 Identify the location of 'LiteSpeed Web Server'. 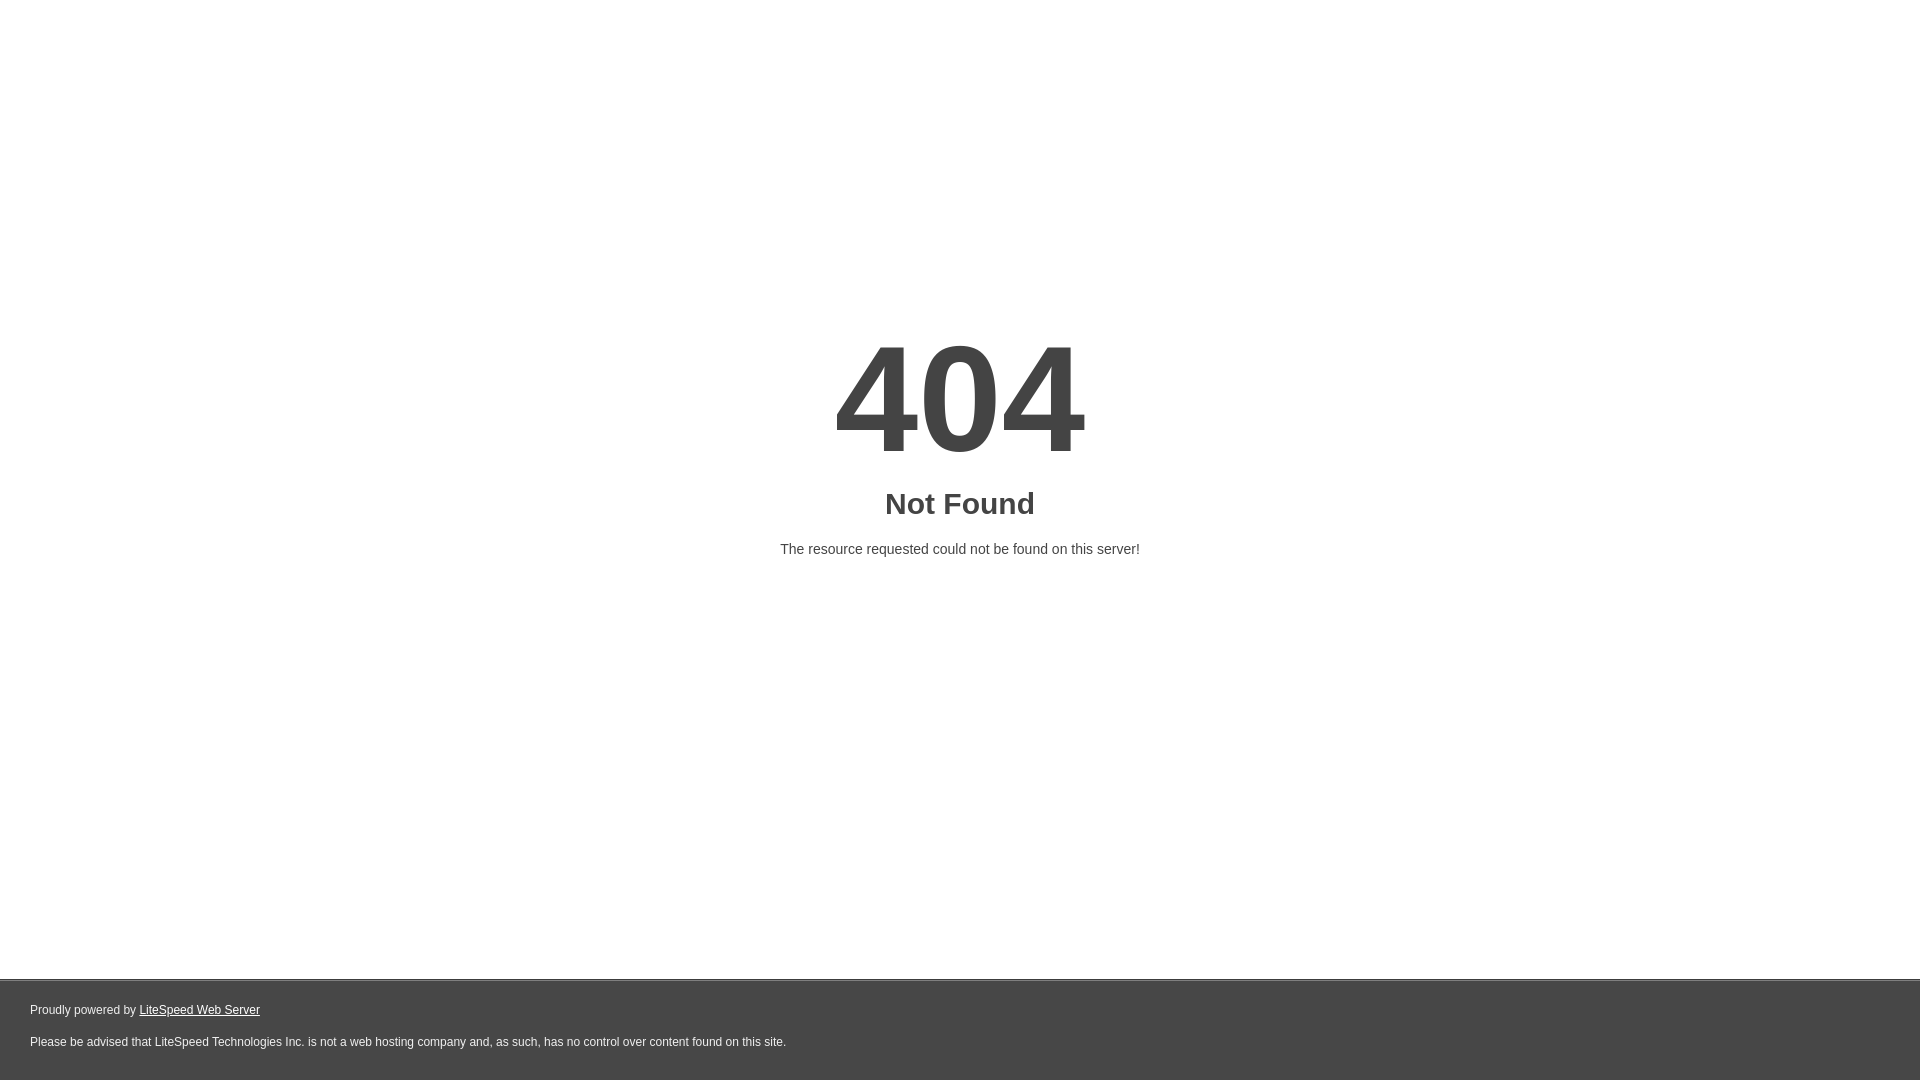
(199, 1010).